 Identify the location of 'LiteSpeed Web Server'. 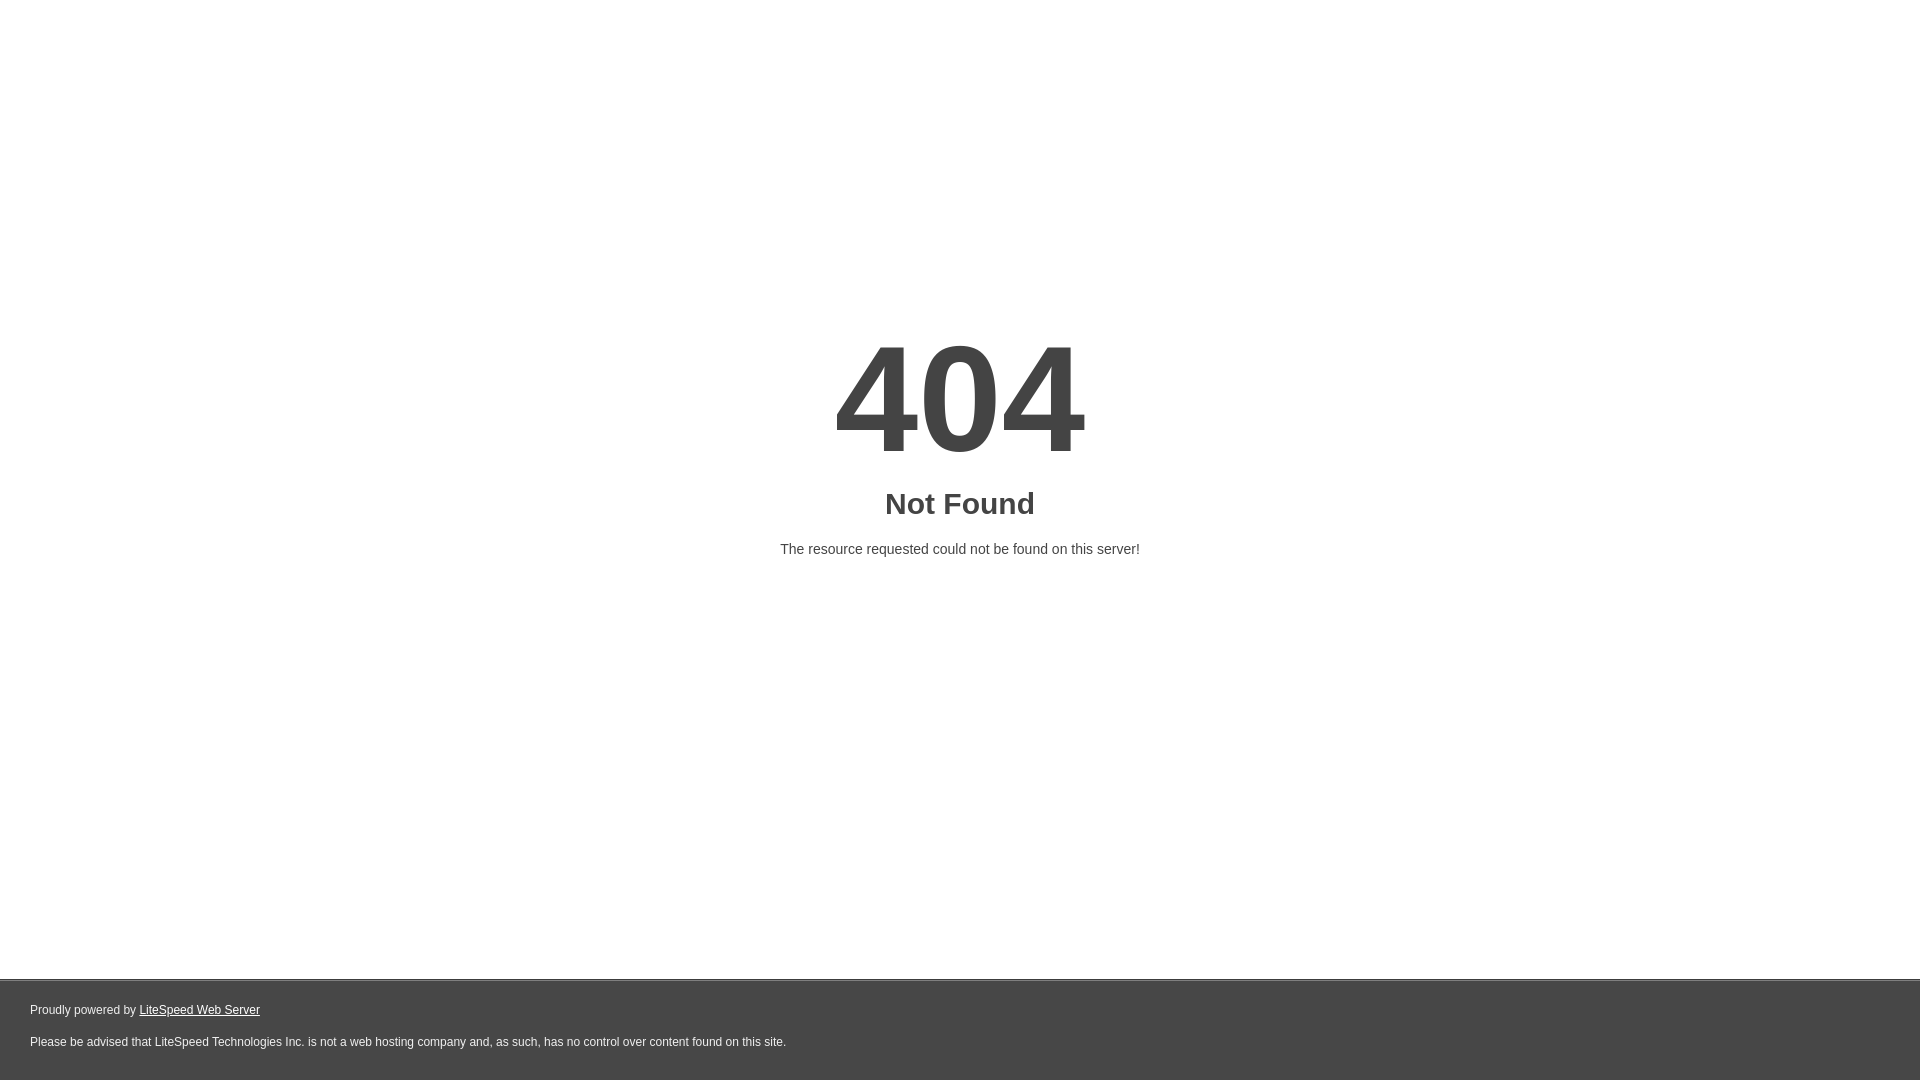
(199, 1010).